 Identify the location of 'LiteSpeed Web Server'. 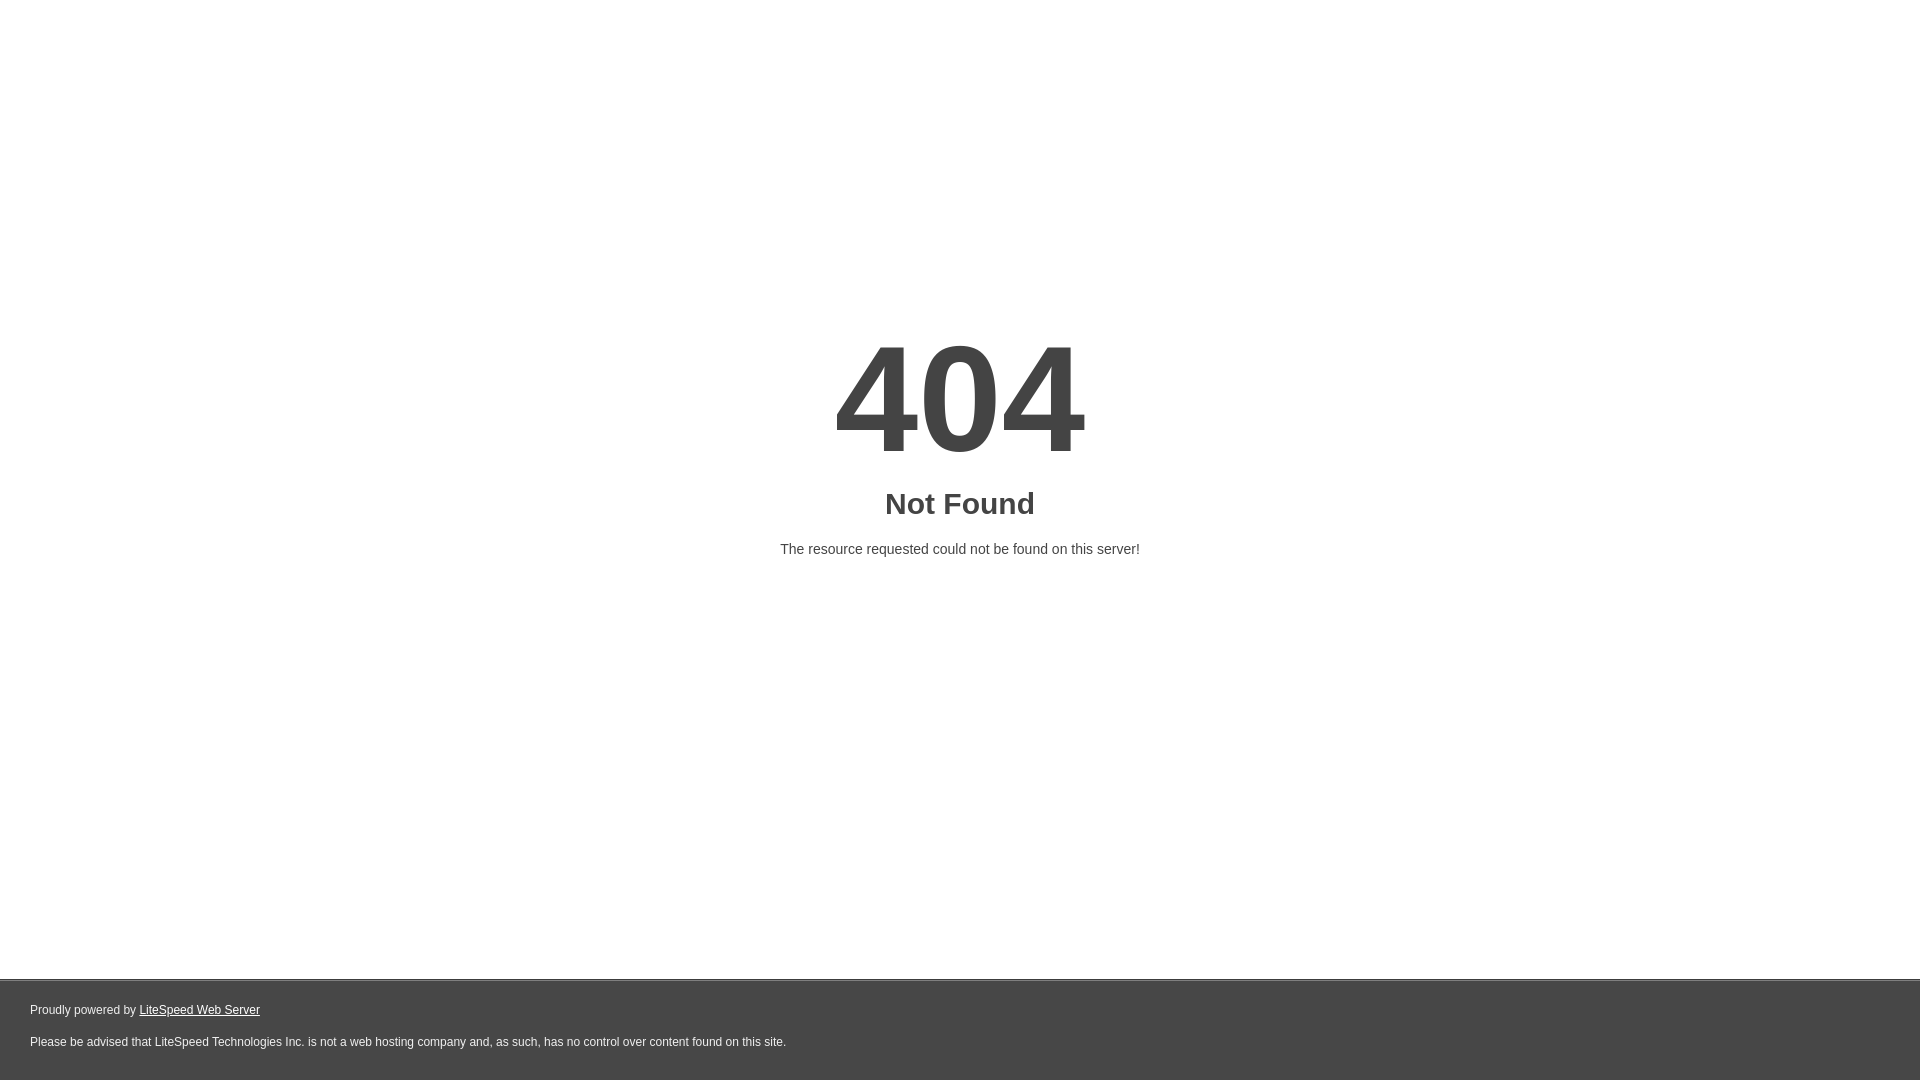
(199, 1010).